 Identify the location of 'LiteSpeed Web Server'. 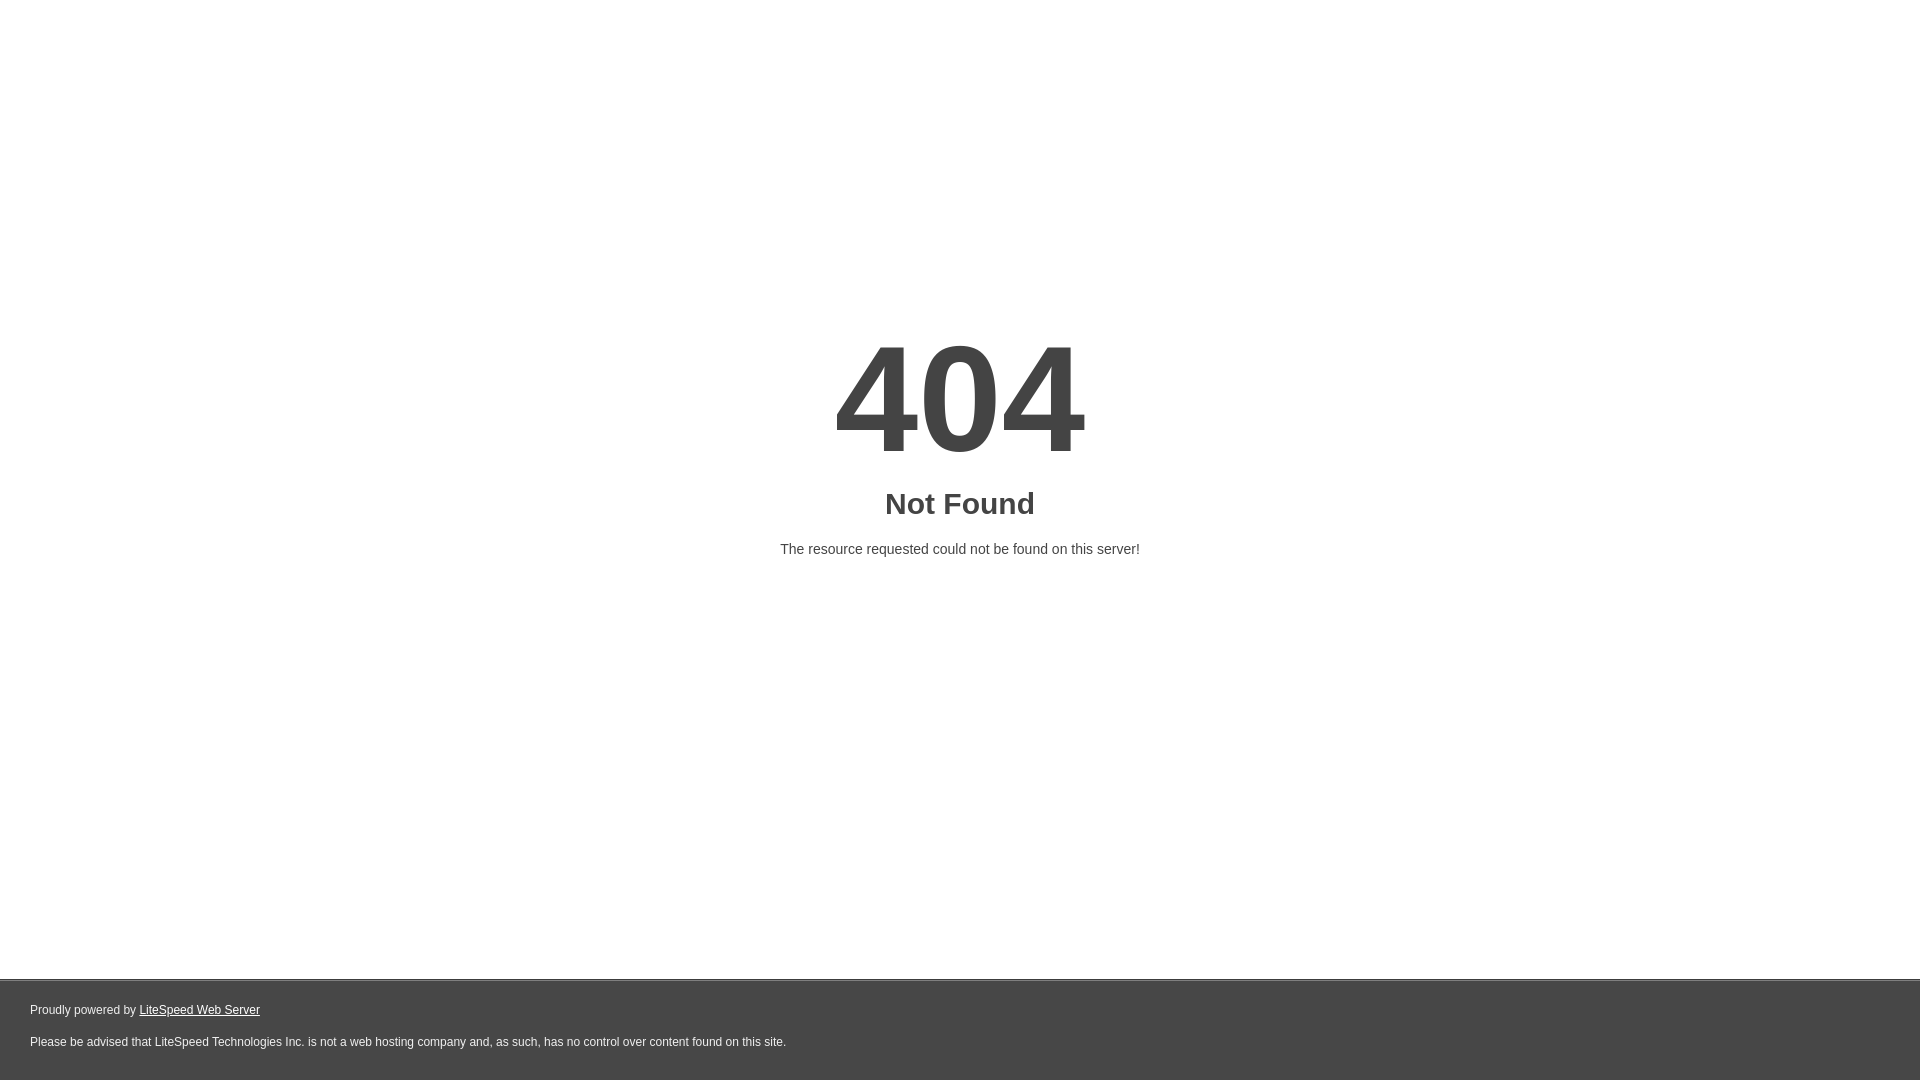
(199, 1010).